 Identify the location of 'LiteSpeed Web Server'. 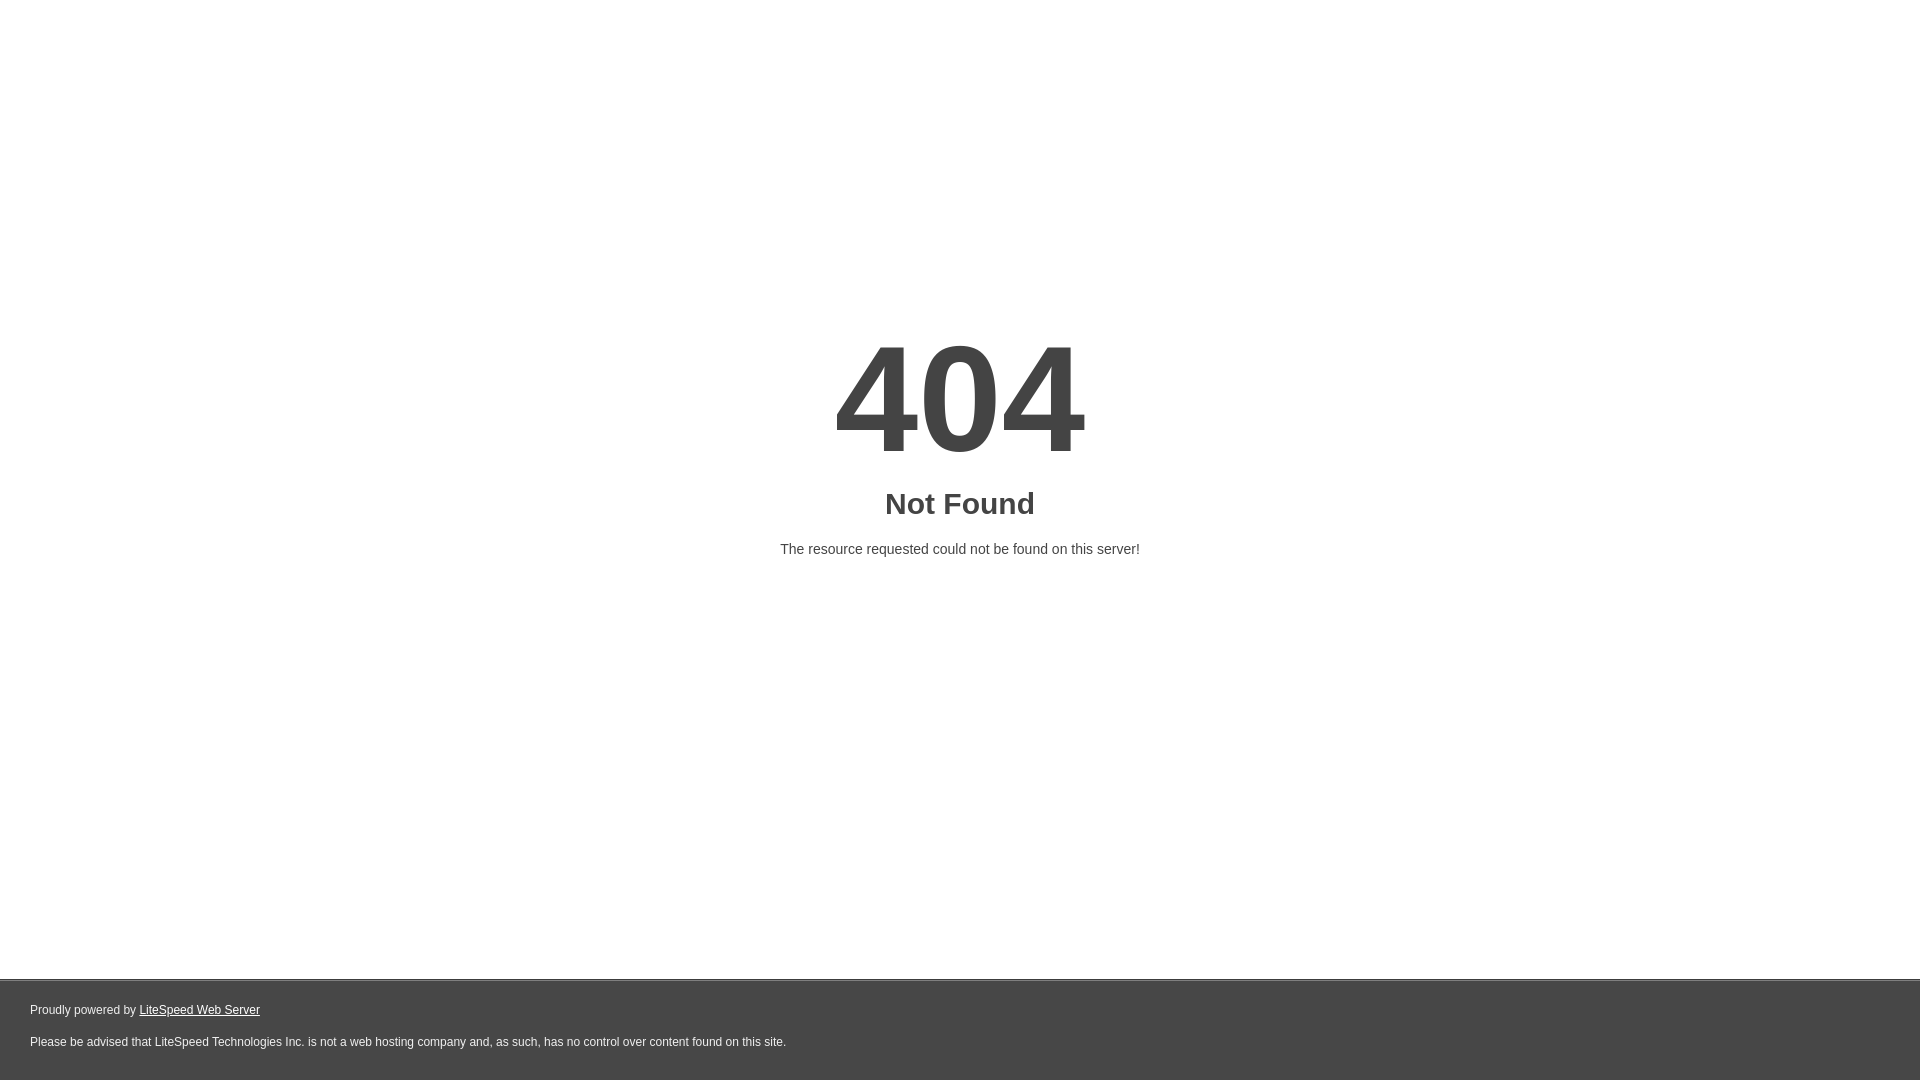
(199, 1010).